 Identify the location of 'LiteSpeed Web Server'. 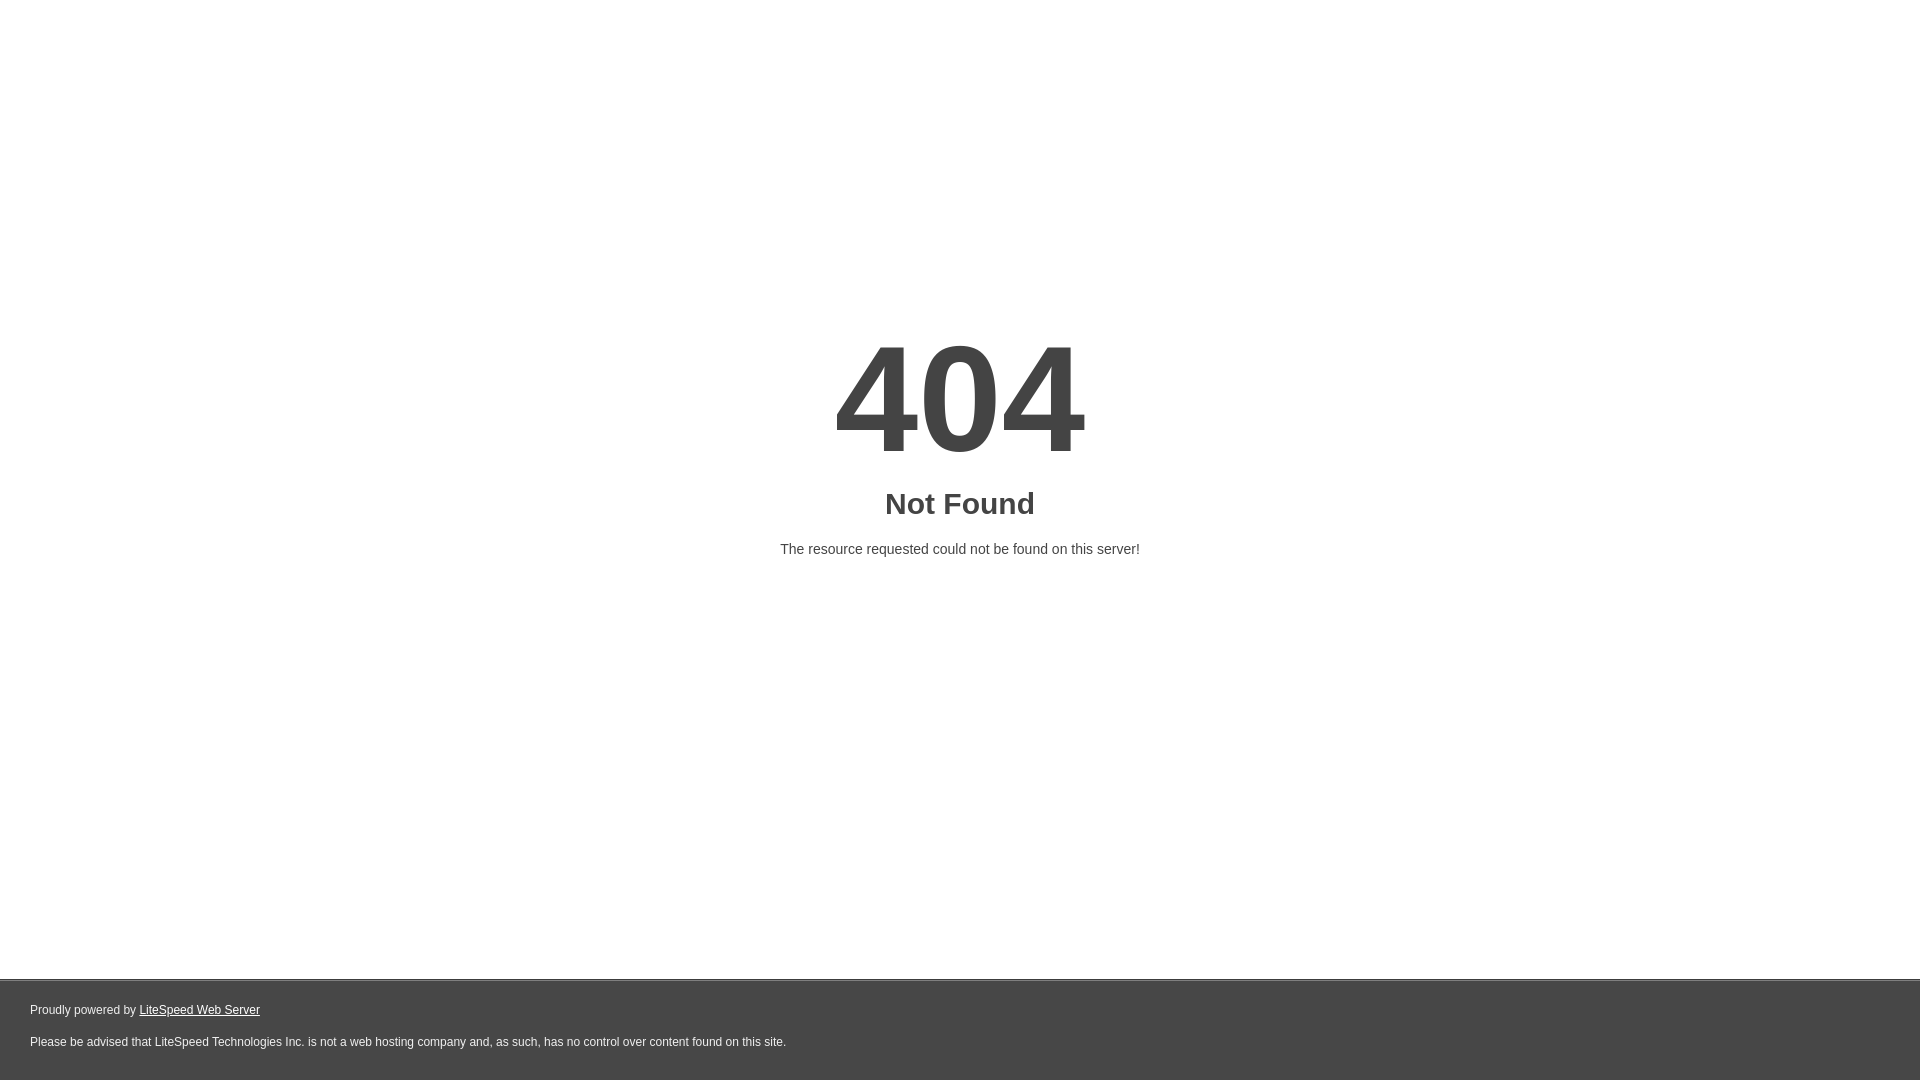
(199, 1010).